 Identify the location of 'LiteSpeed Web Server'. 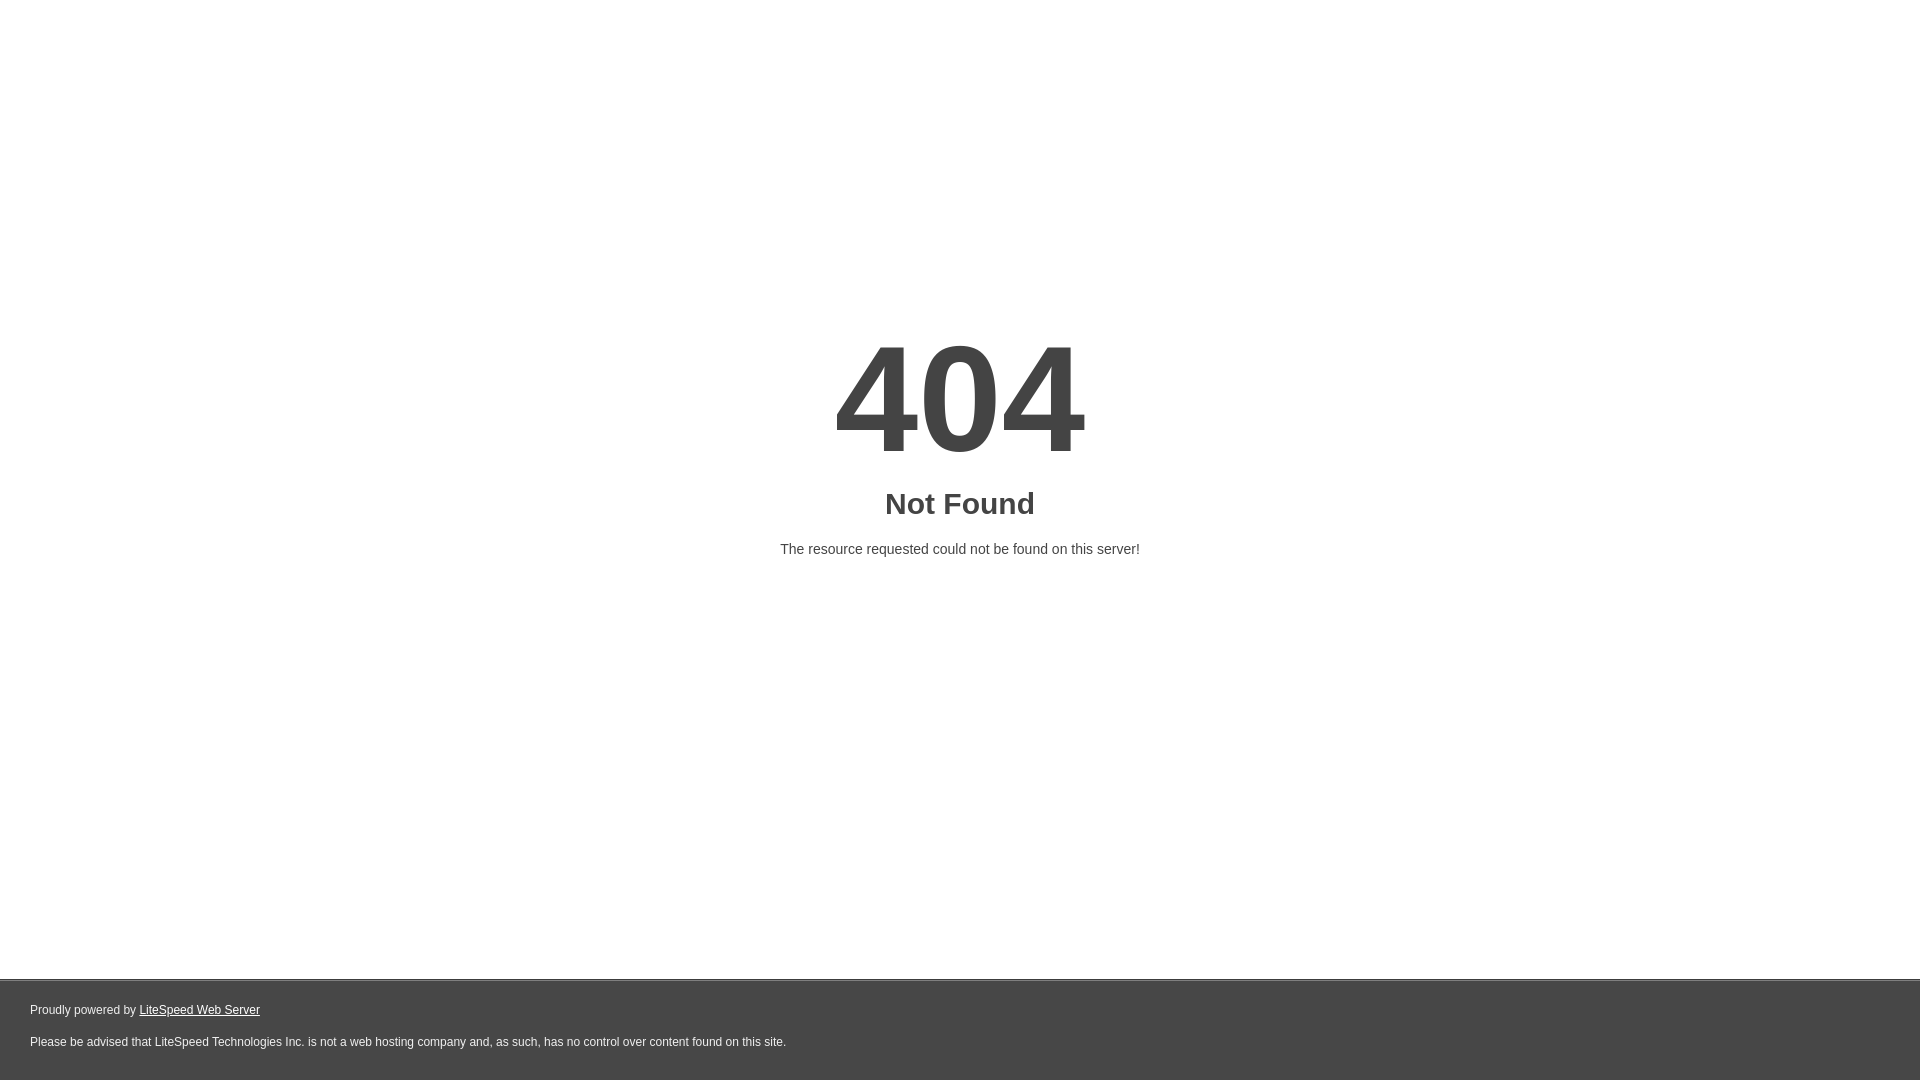
(199, 1010).